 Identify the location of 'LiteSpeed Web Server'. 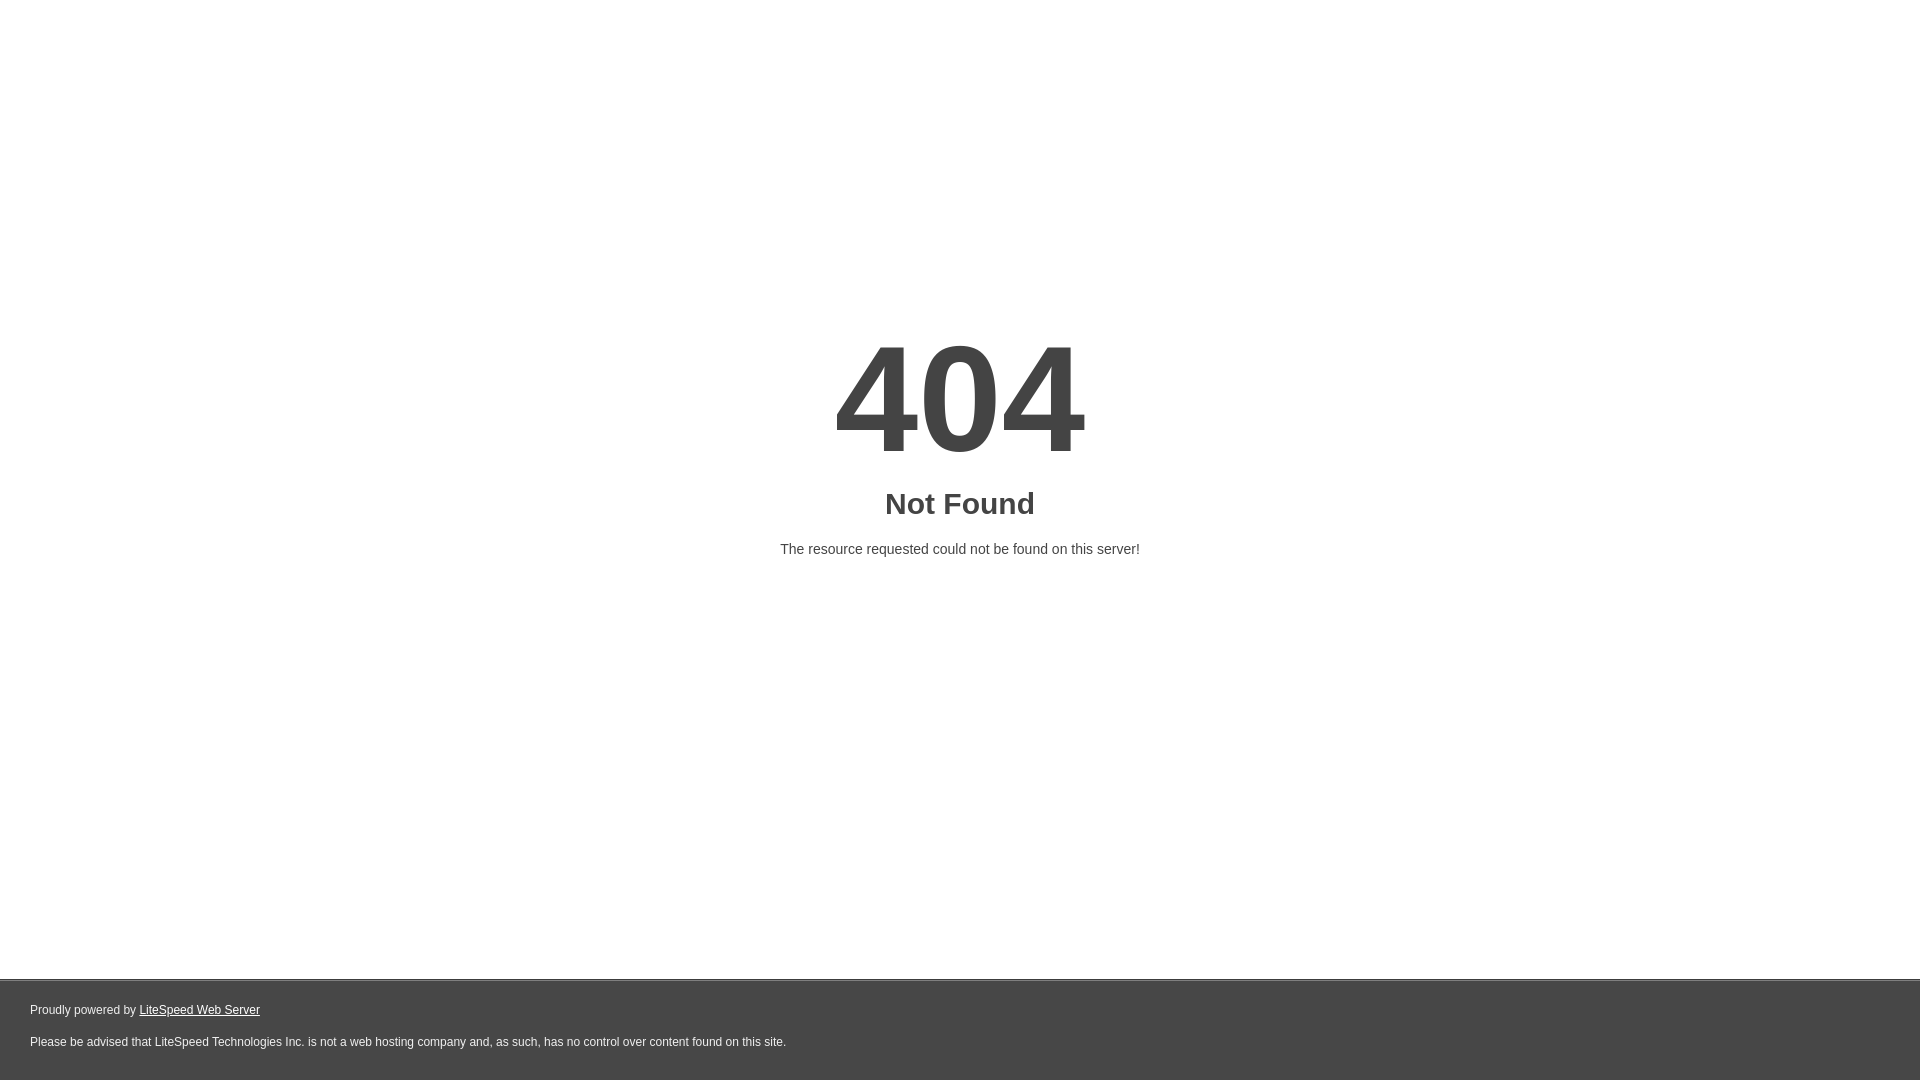
(199, 1010).